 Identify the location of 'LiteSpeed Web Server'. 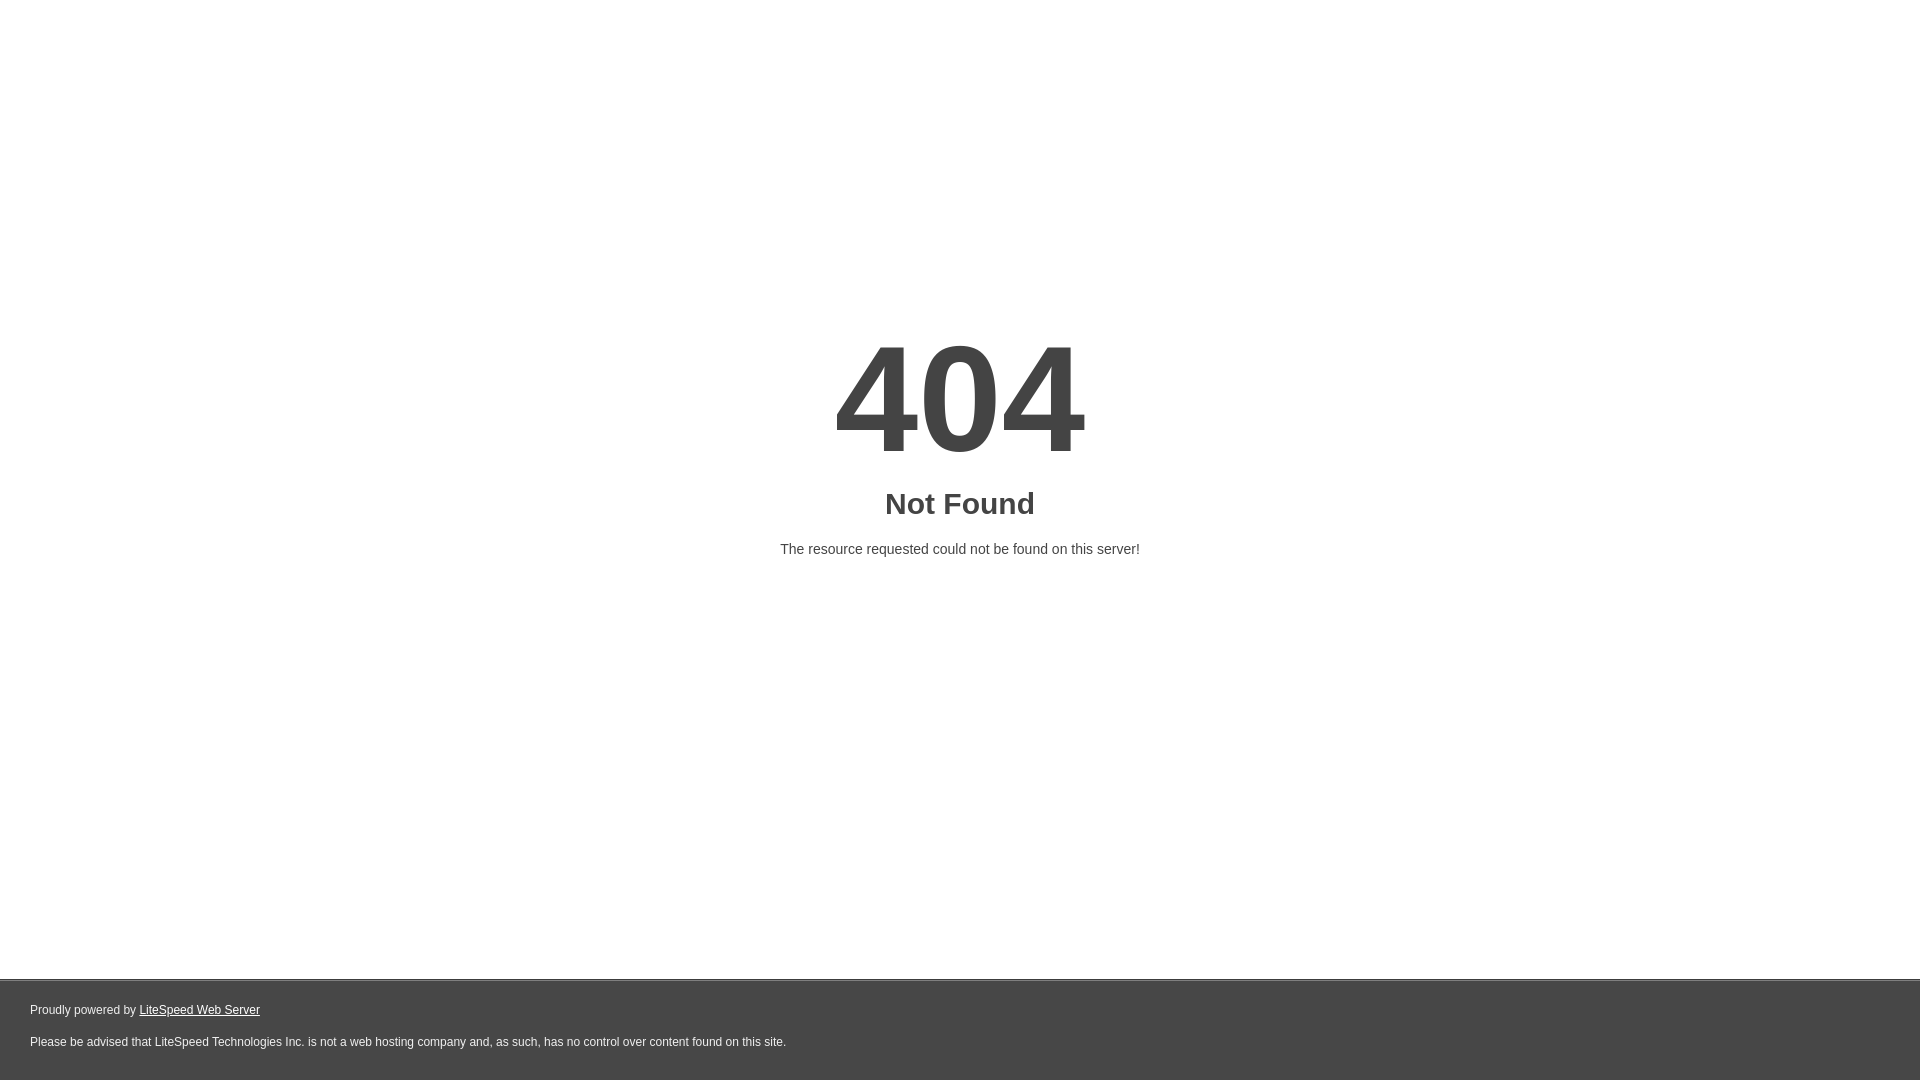
(199, 1010).